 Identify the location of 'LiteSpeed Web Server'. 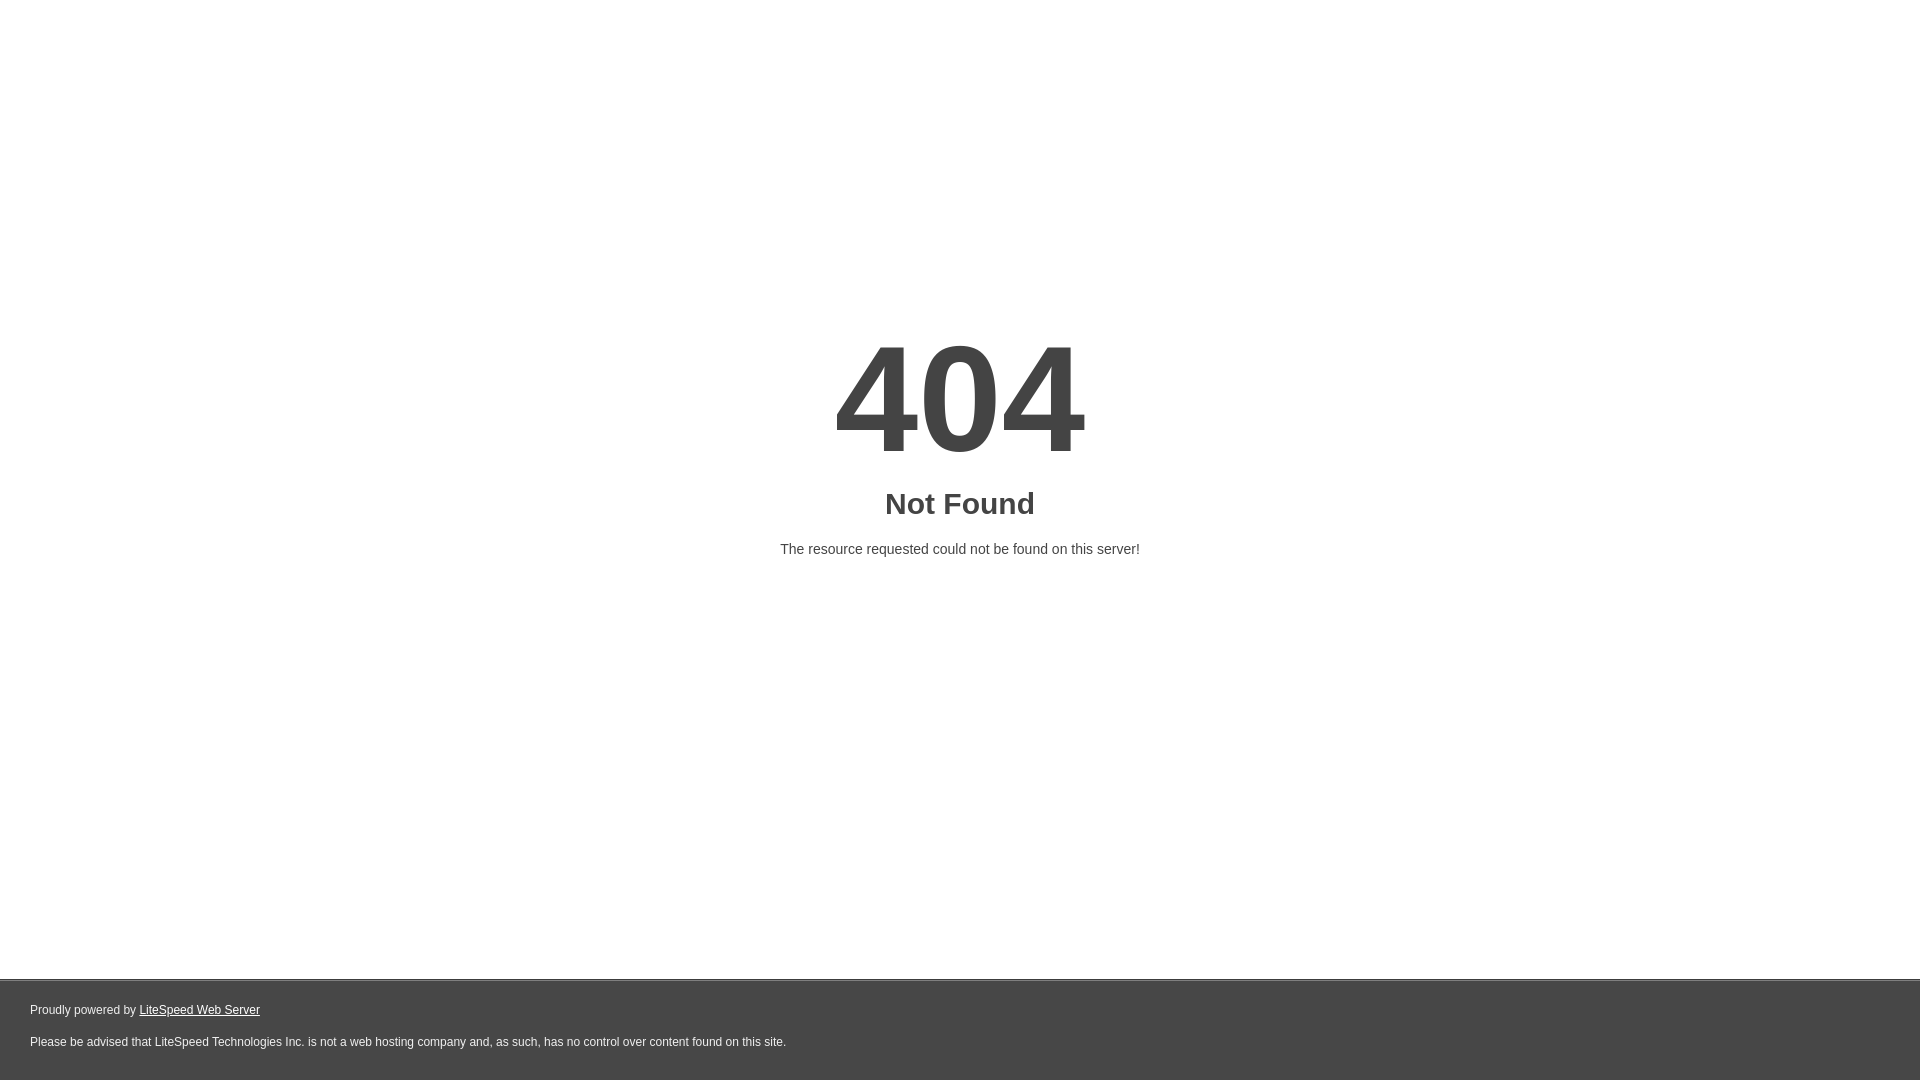
(199, 1010).